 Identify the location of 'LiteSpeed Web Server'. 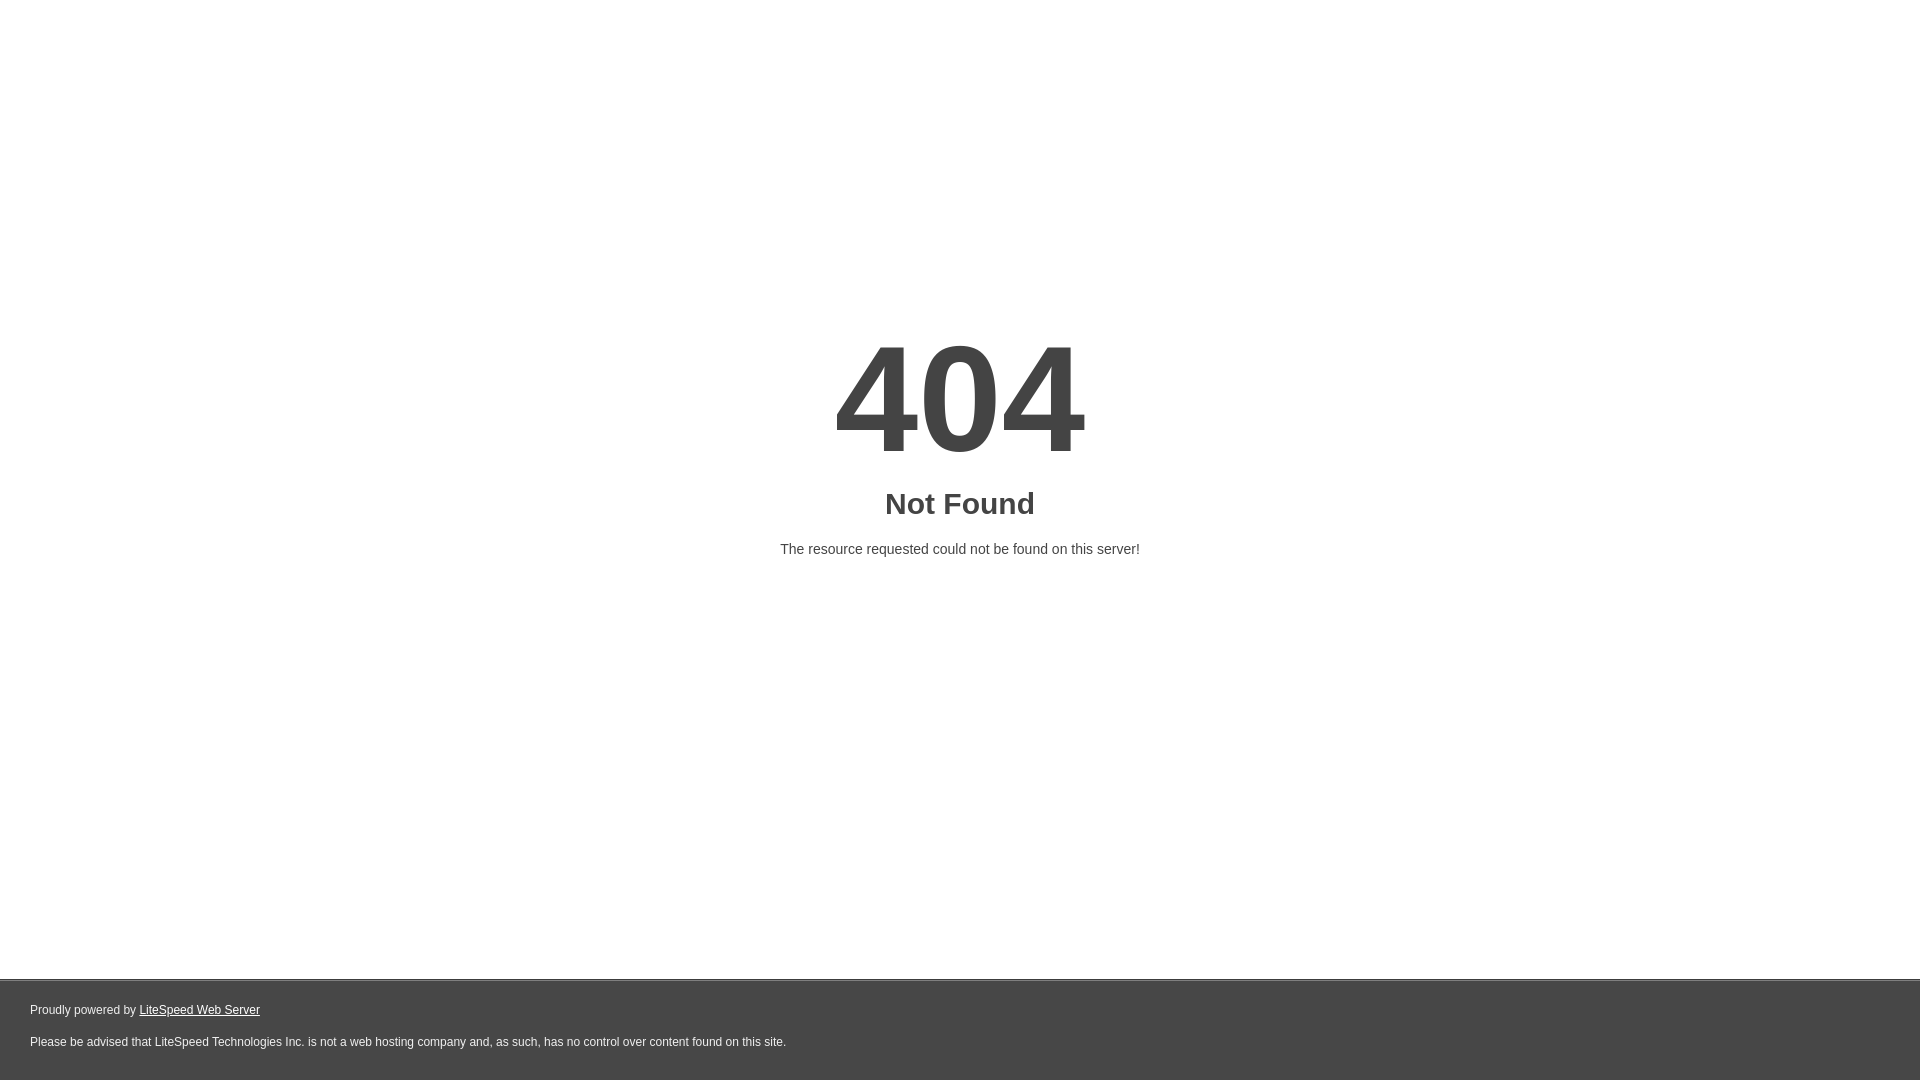
(199, 1010).